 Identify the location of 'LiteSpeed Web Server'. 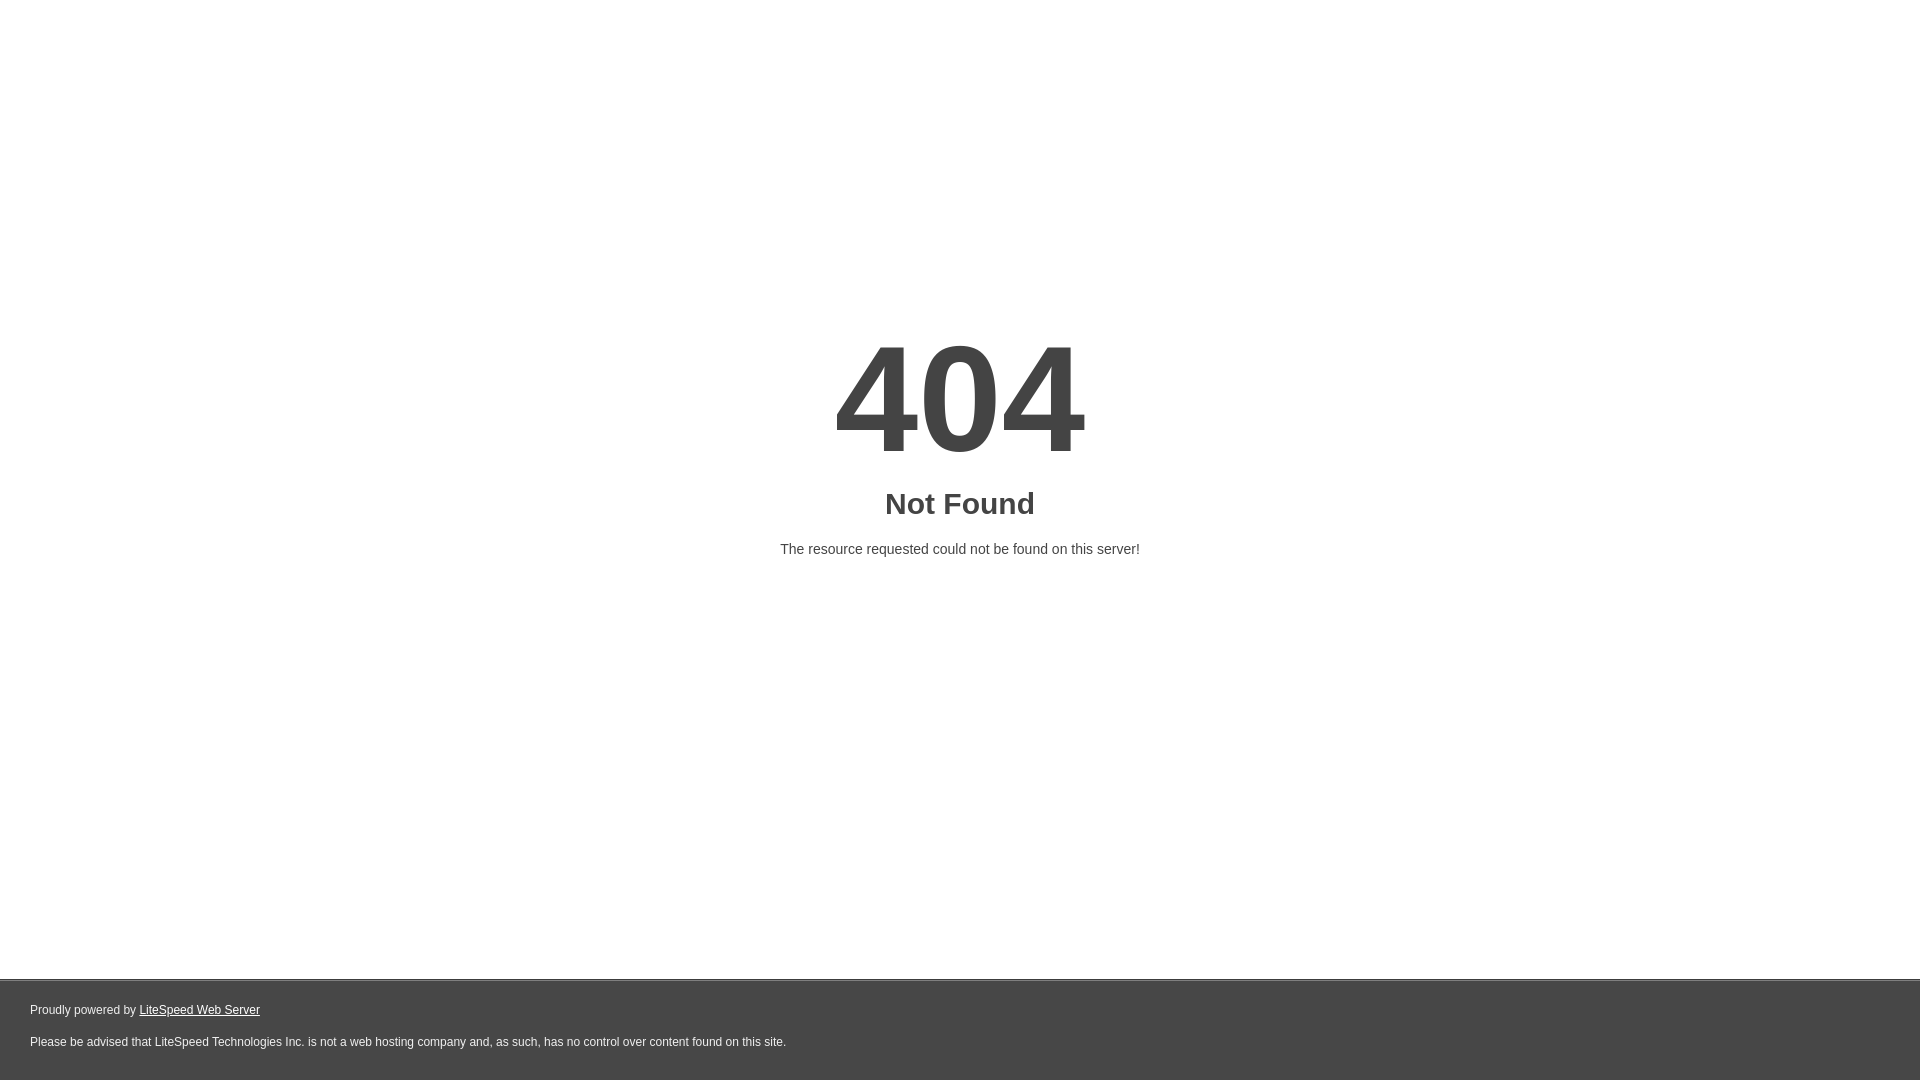
(199, 1010).